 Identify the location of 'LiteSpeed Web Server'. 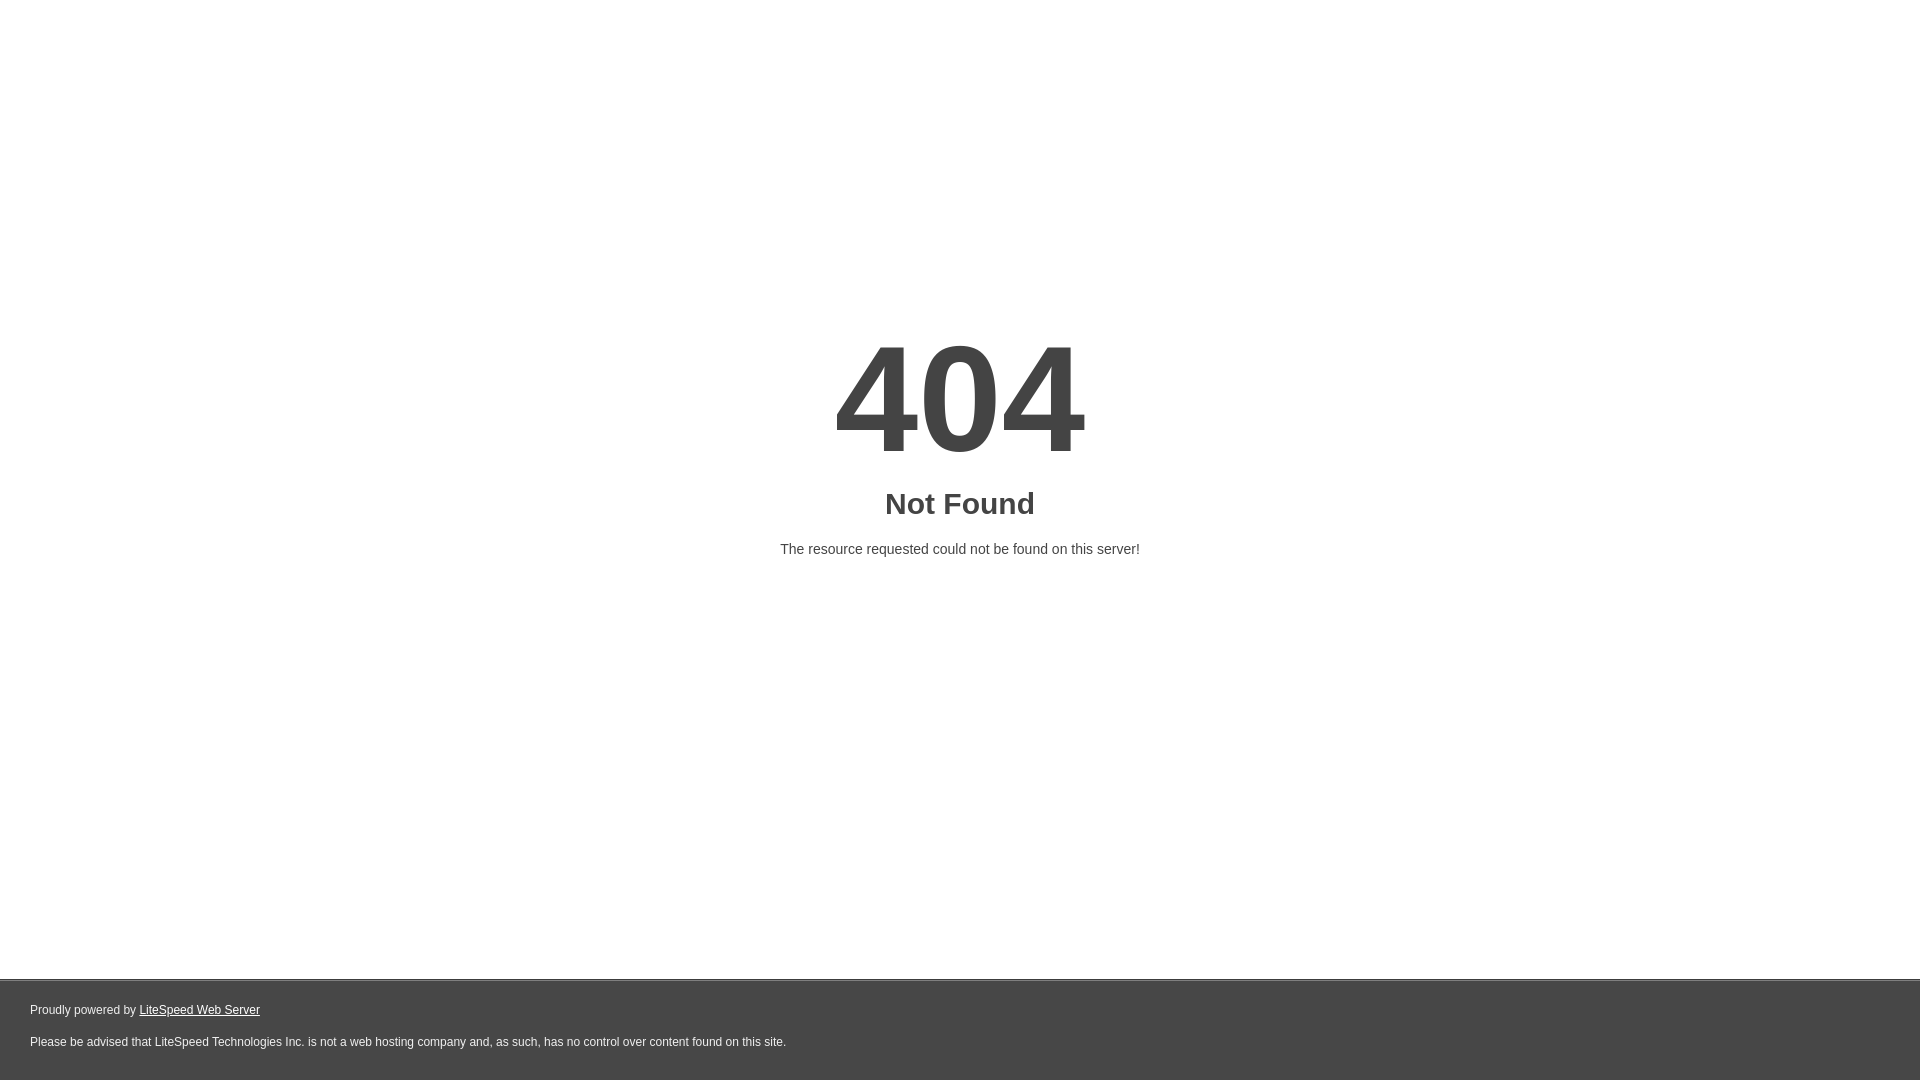
(199, 1010).